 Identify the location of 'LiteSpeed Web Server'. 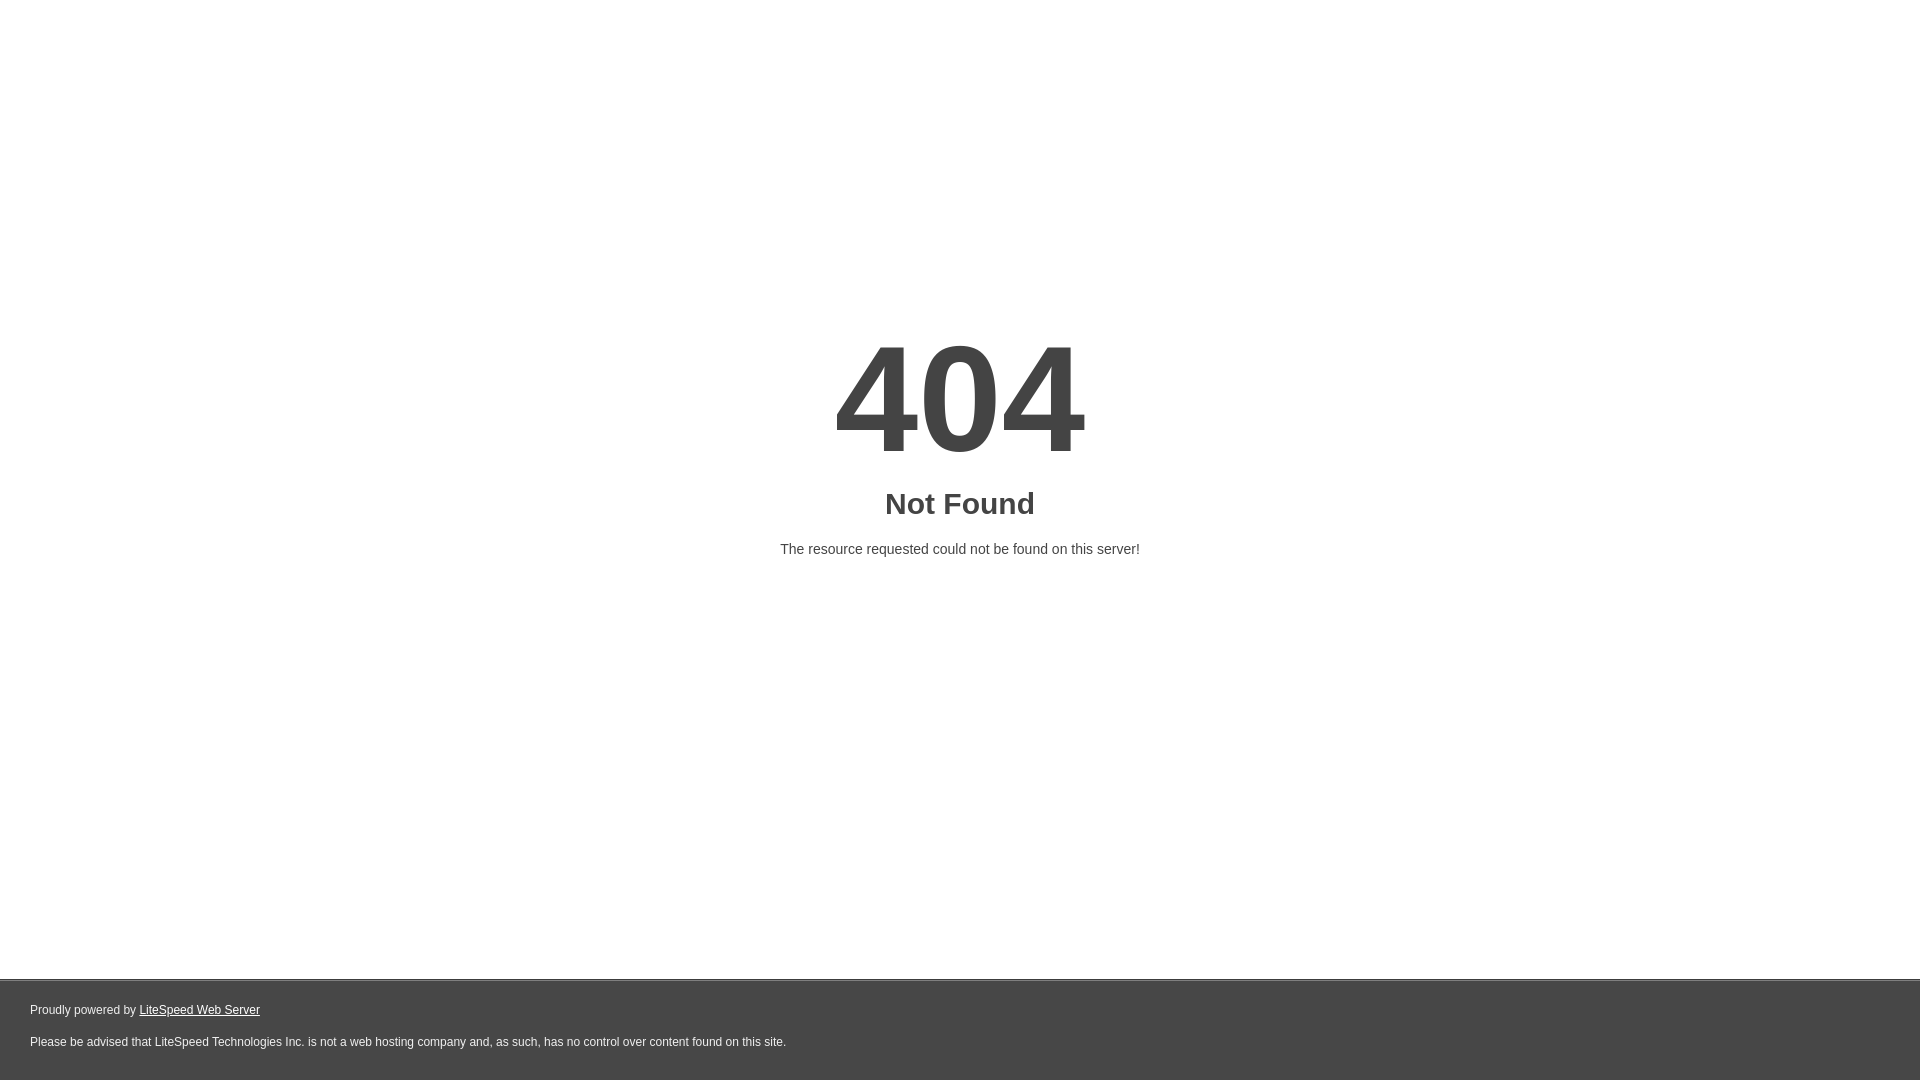
(199, 1010).